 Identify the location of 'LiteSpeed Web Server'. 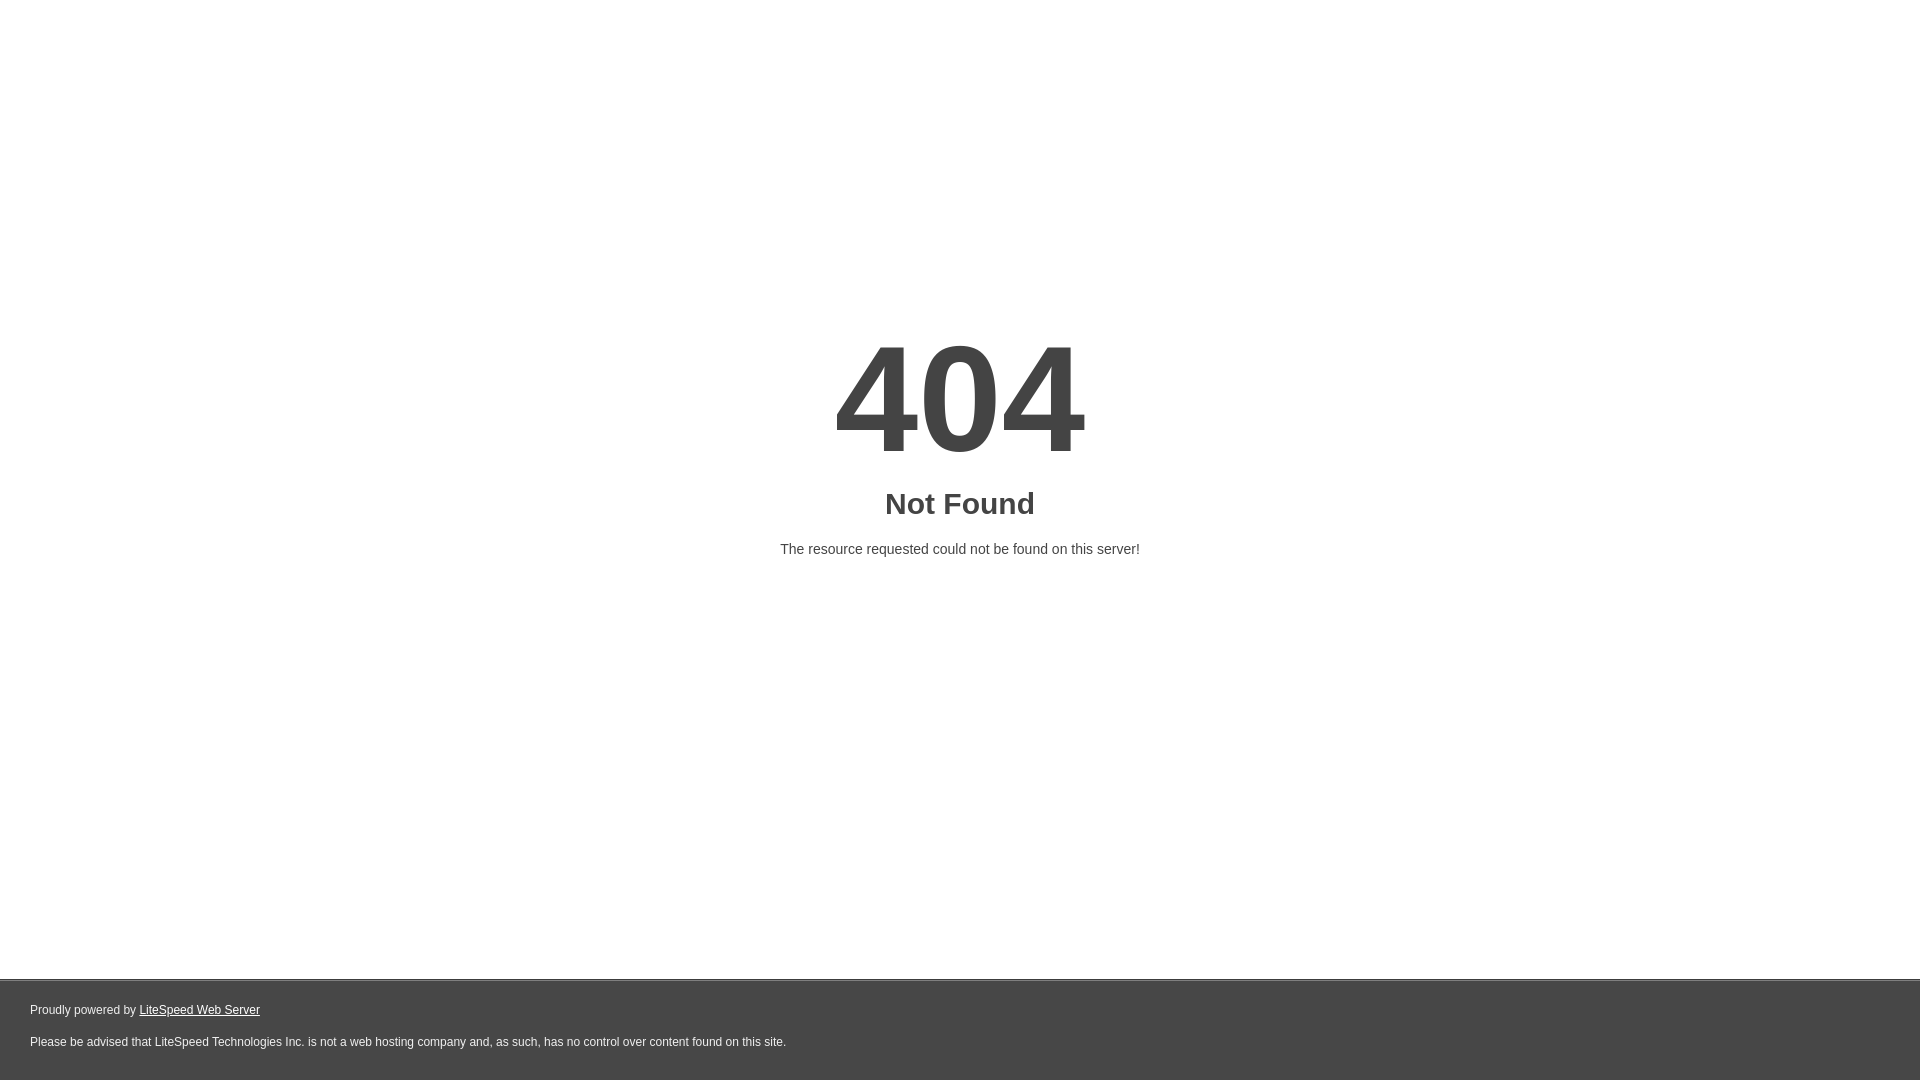
(199, 1010).